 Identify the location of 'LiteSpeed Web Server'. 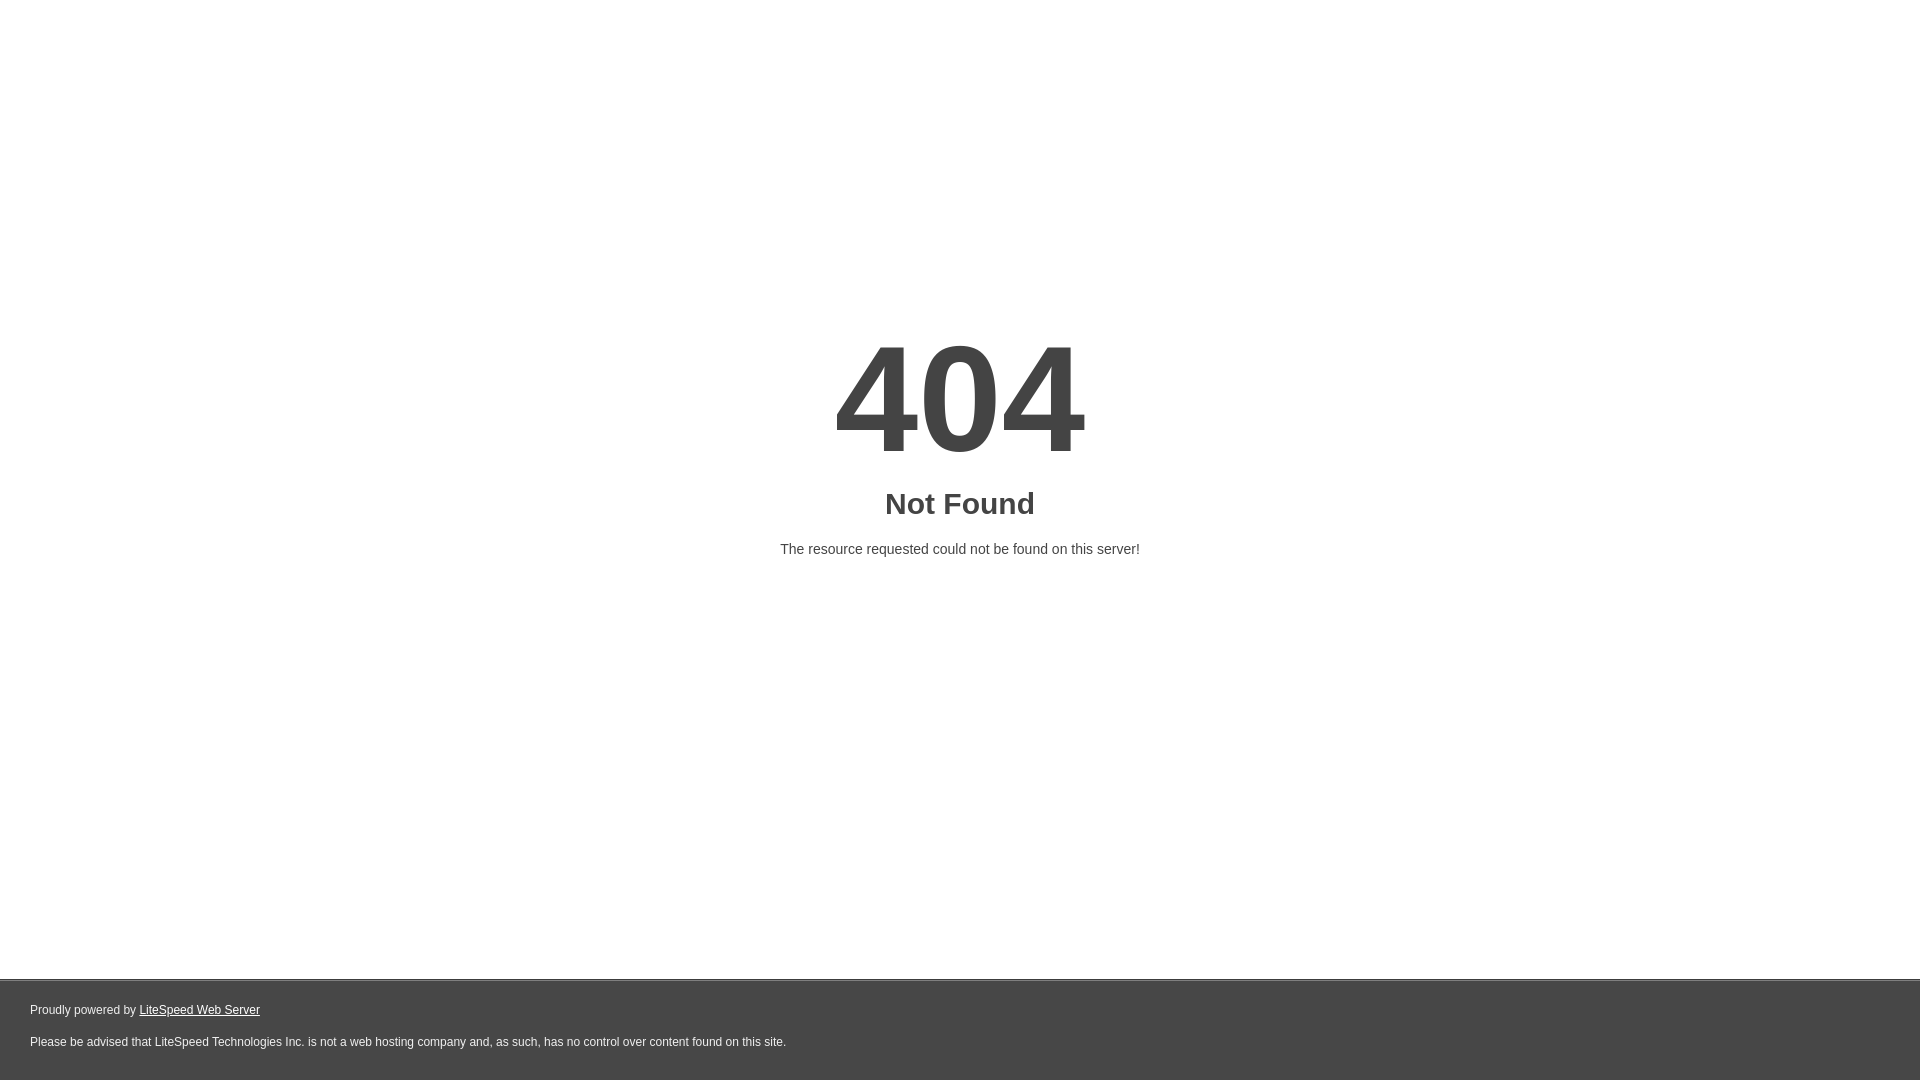
(199, 1010).